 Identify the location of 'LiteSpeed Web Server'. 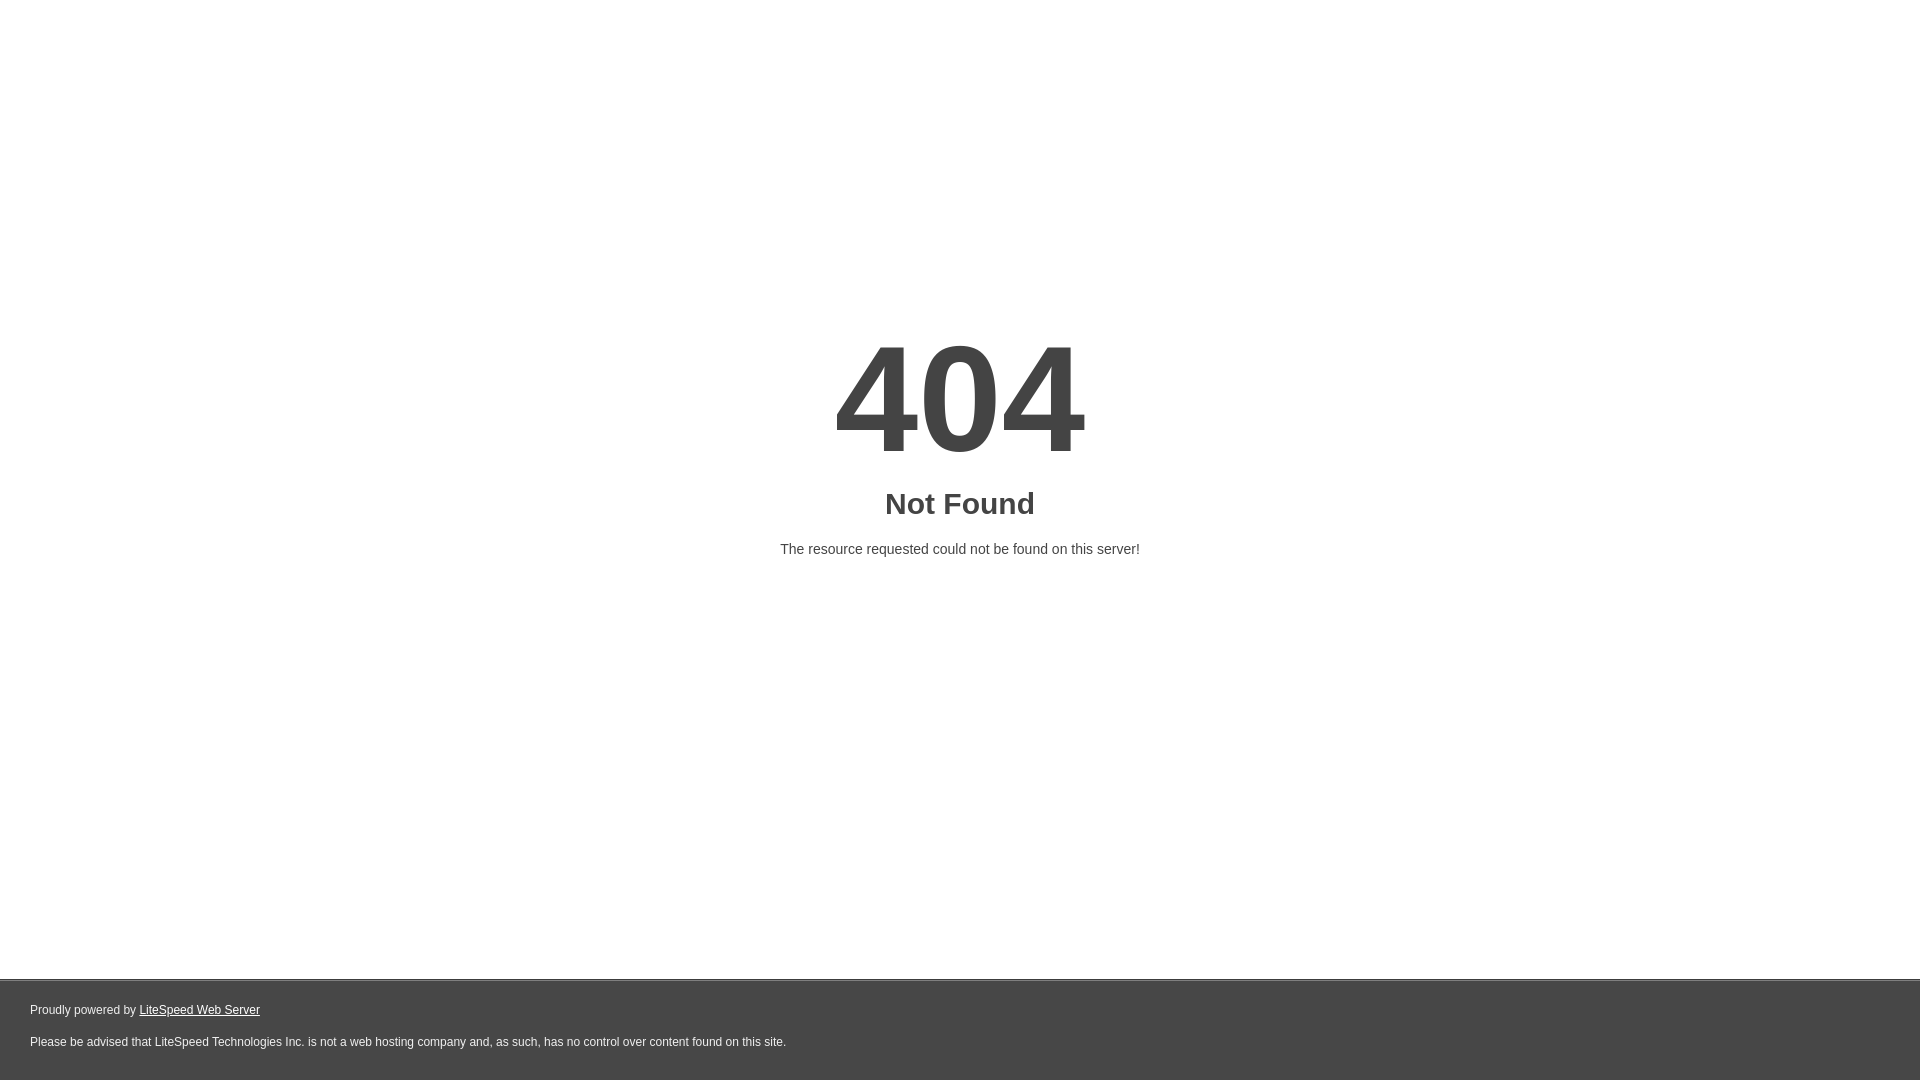
(199, 1010).